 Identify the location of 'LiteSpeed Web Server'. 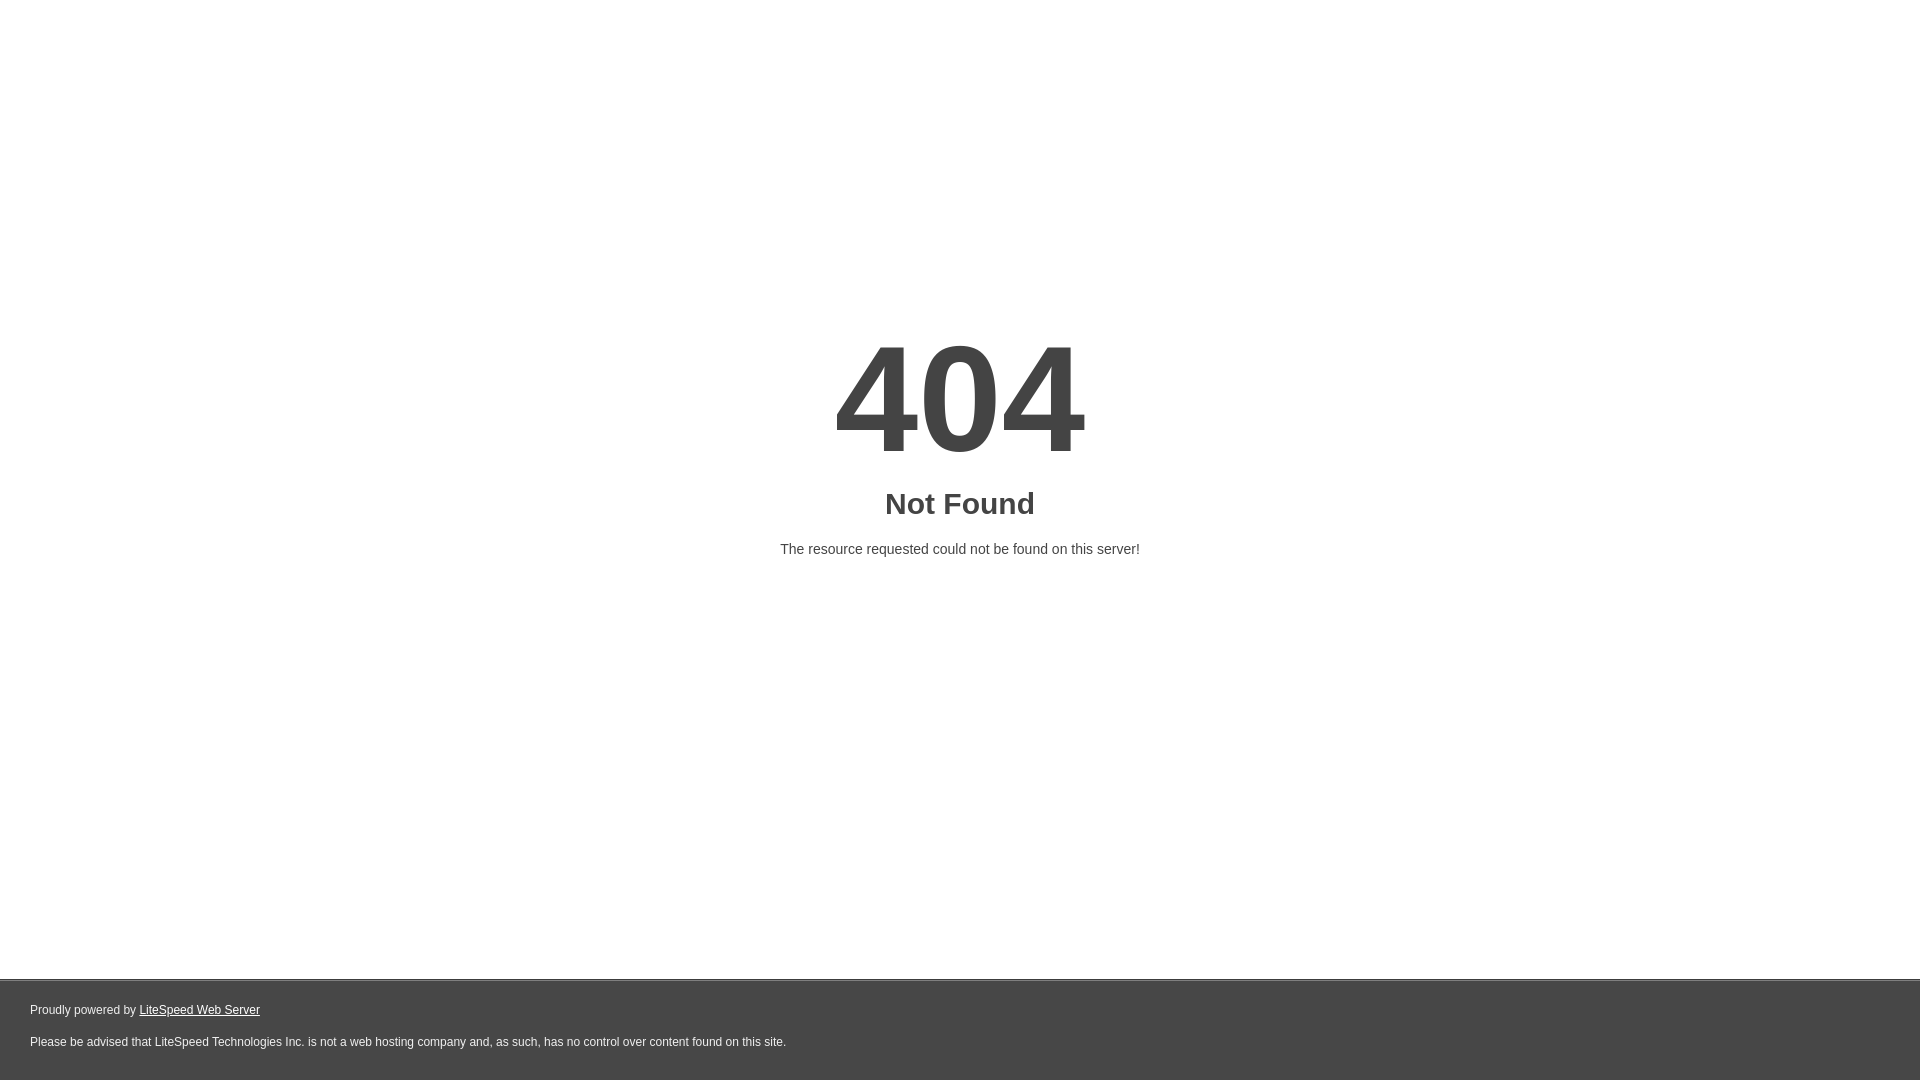
(199, 1010).